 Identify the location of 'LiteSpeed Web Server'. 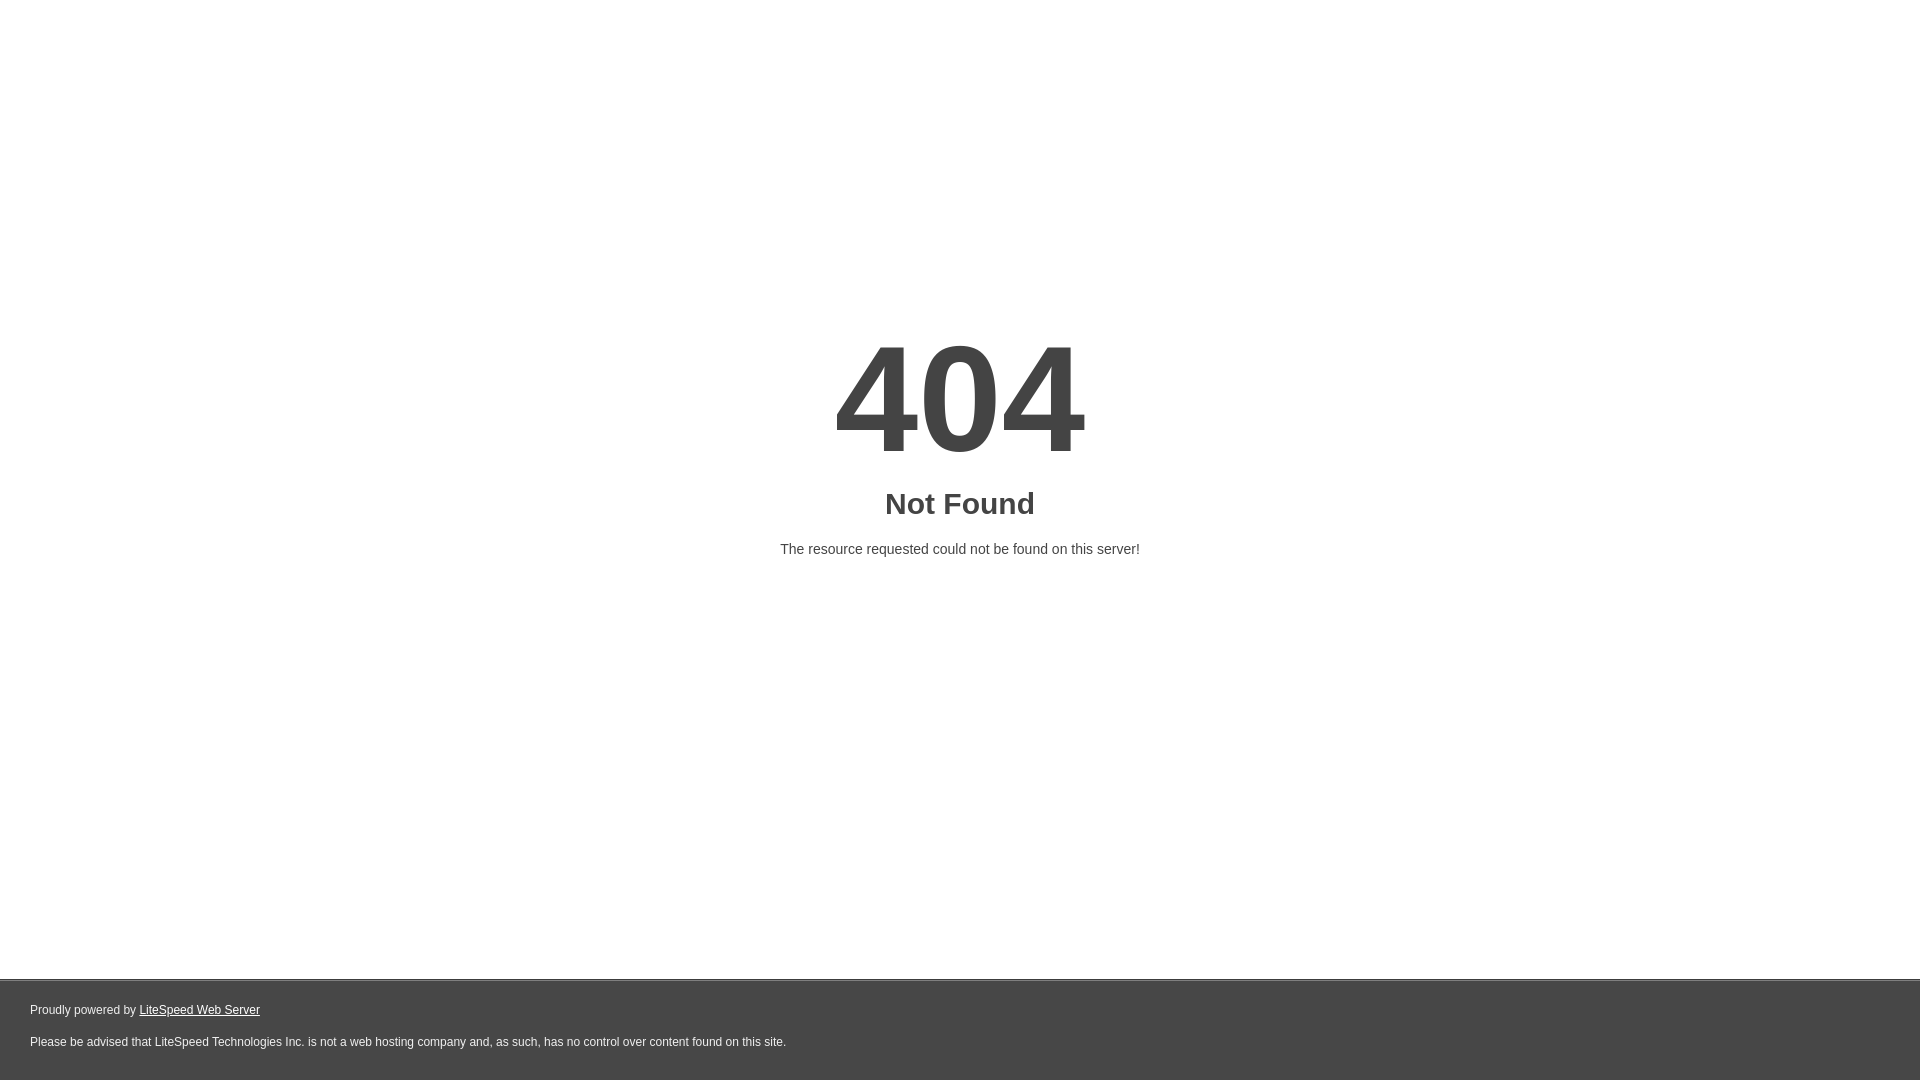
(199, 1010).